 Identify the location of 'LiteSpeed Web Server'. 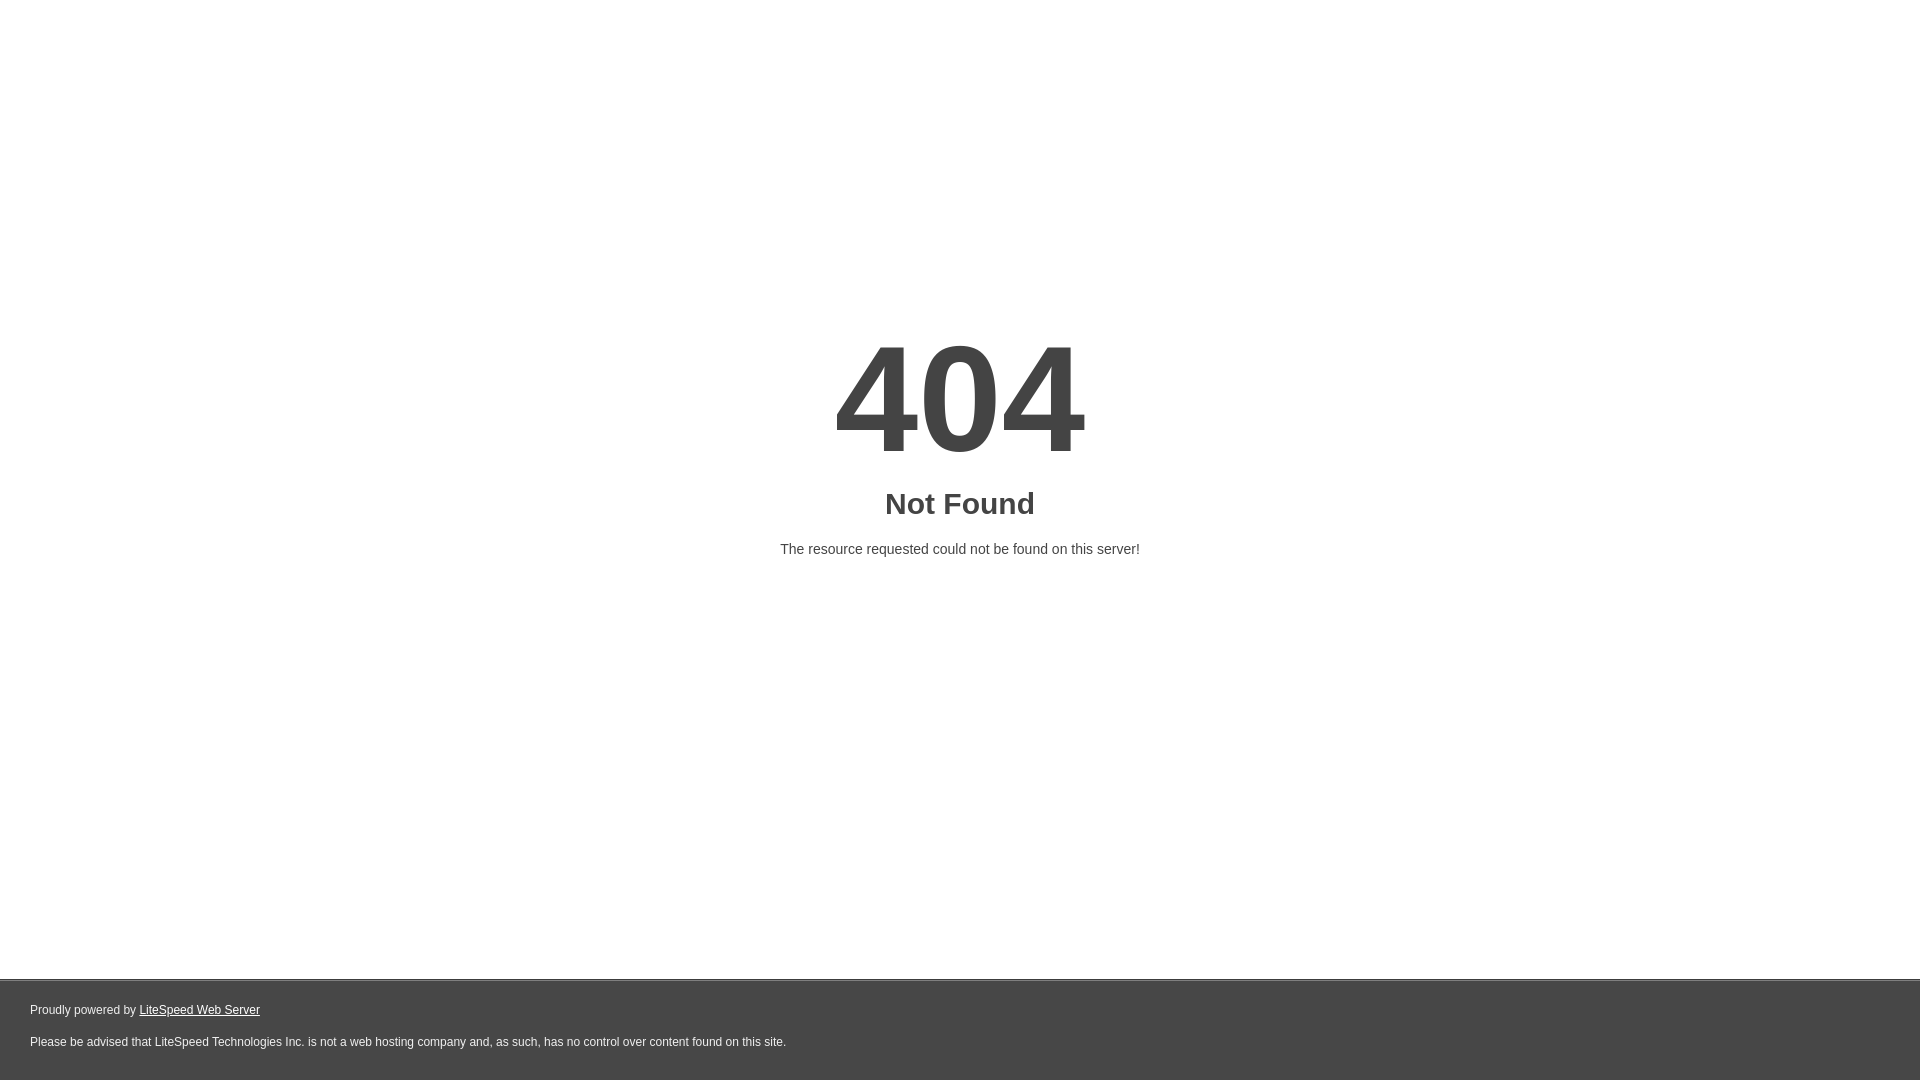
(199, 1010).